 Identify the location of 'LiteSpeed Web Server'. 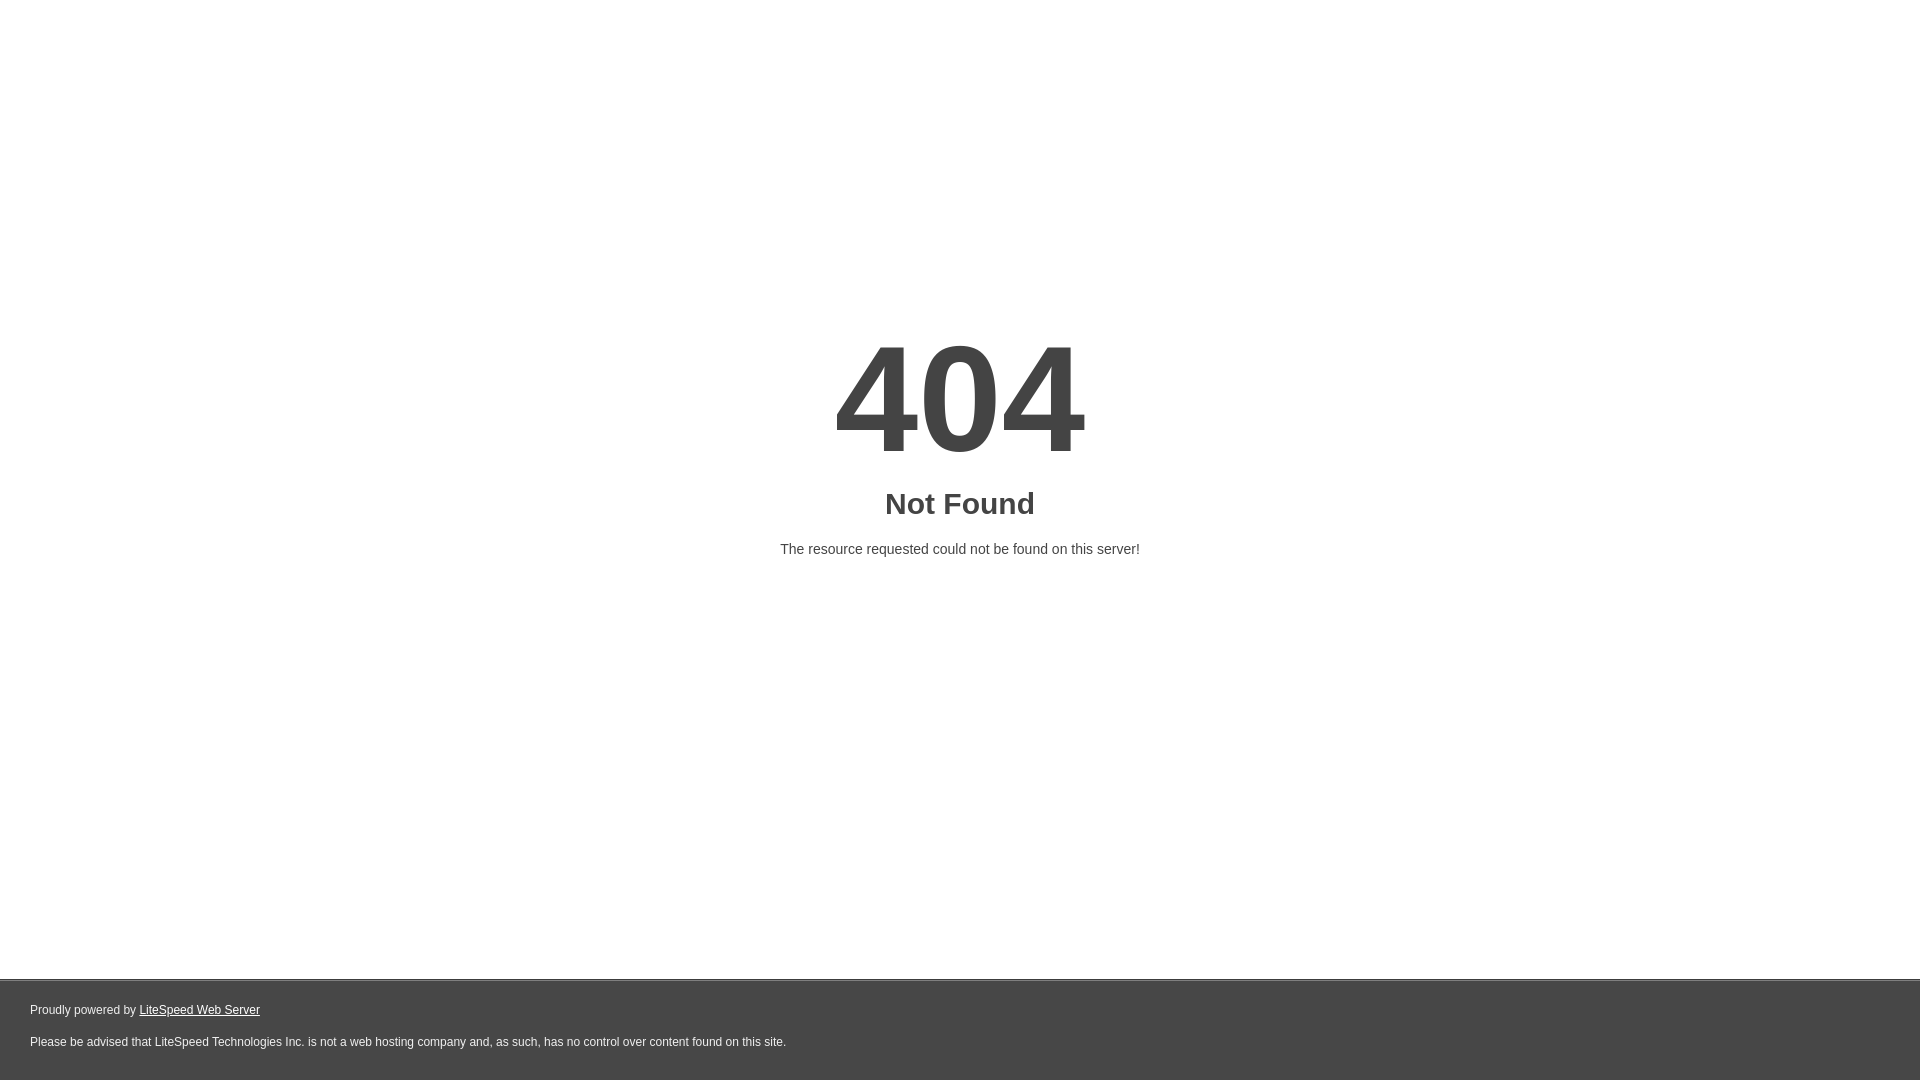
(199, 1010).